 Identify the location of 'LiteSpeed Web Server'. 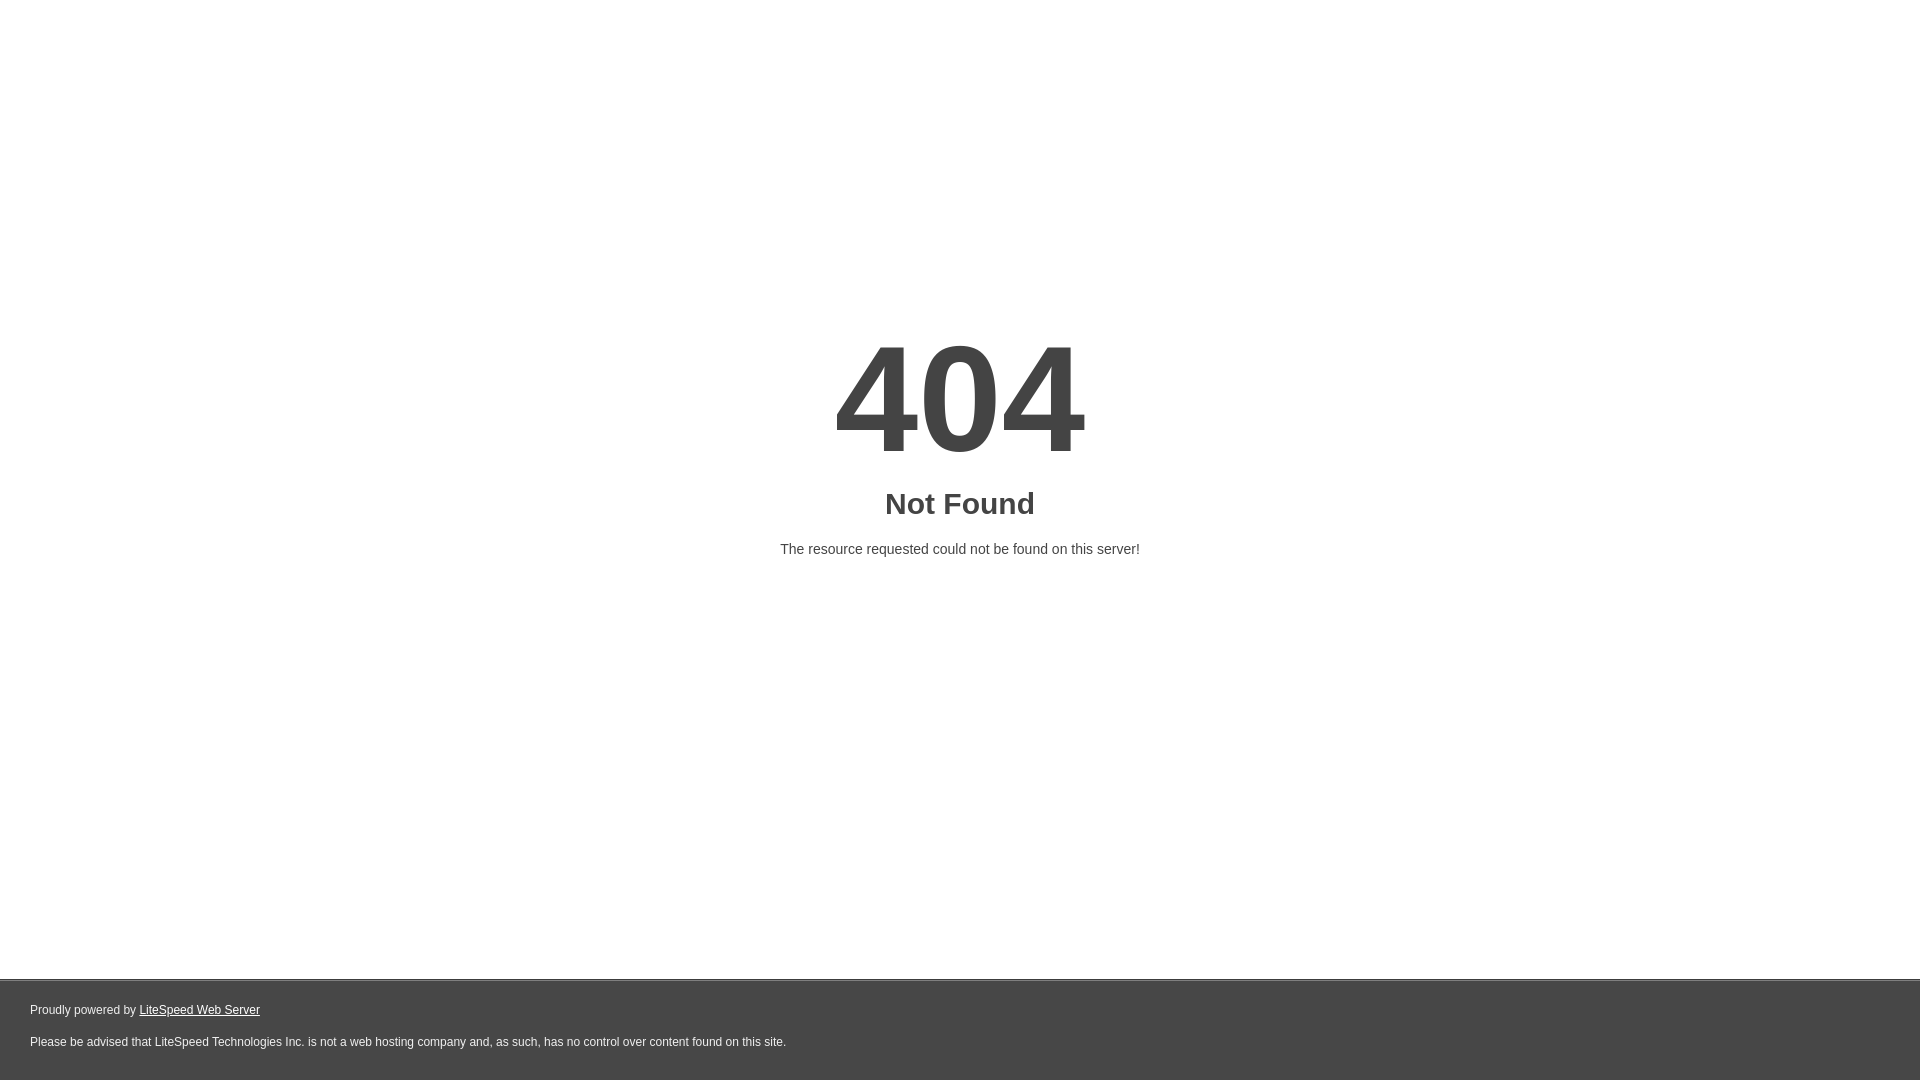
(199, 1010).